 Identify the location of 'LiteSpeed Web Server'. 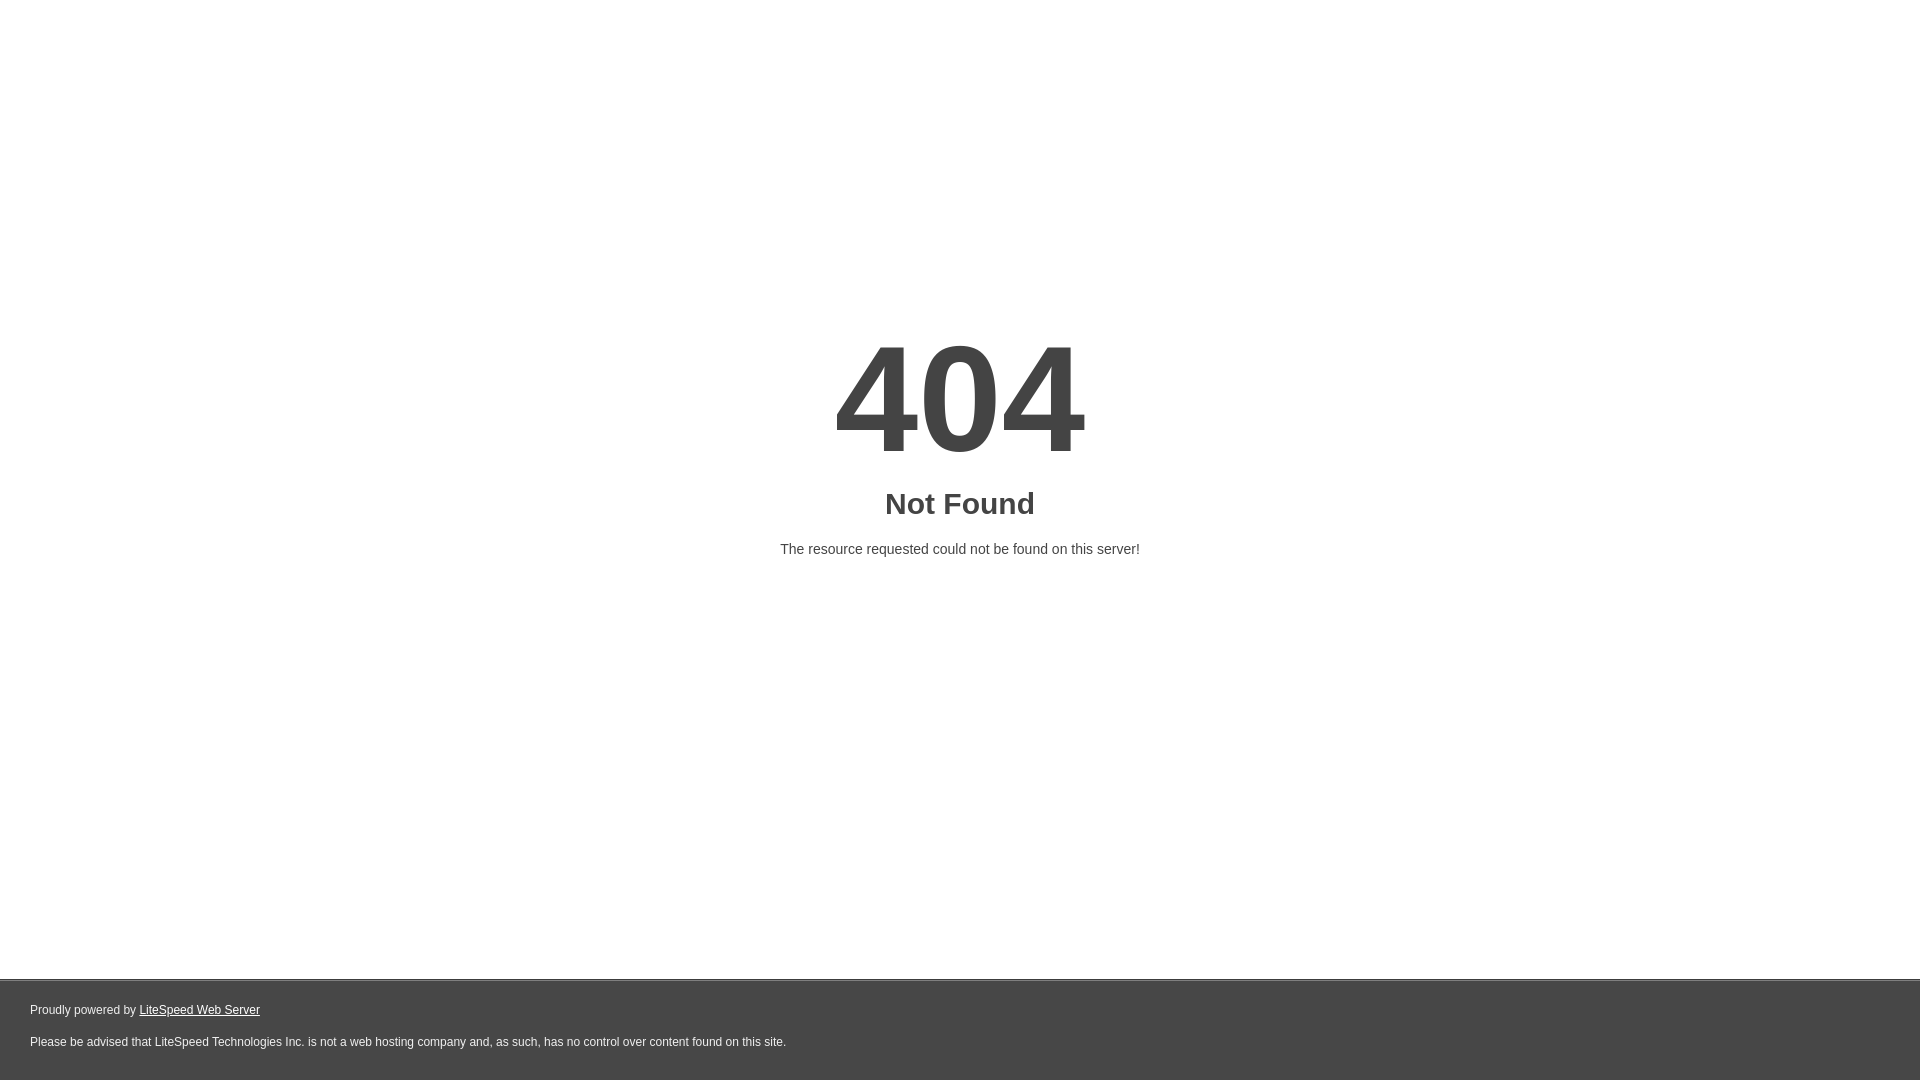
(199, 1010).